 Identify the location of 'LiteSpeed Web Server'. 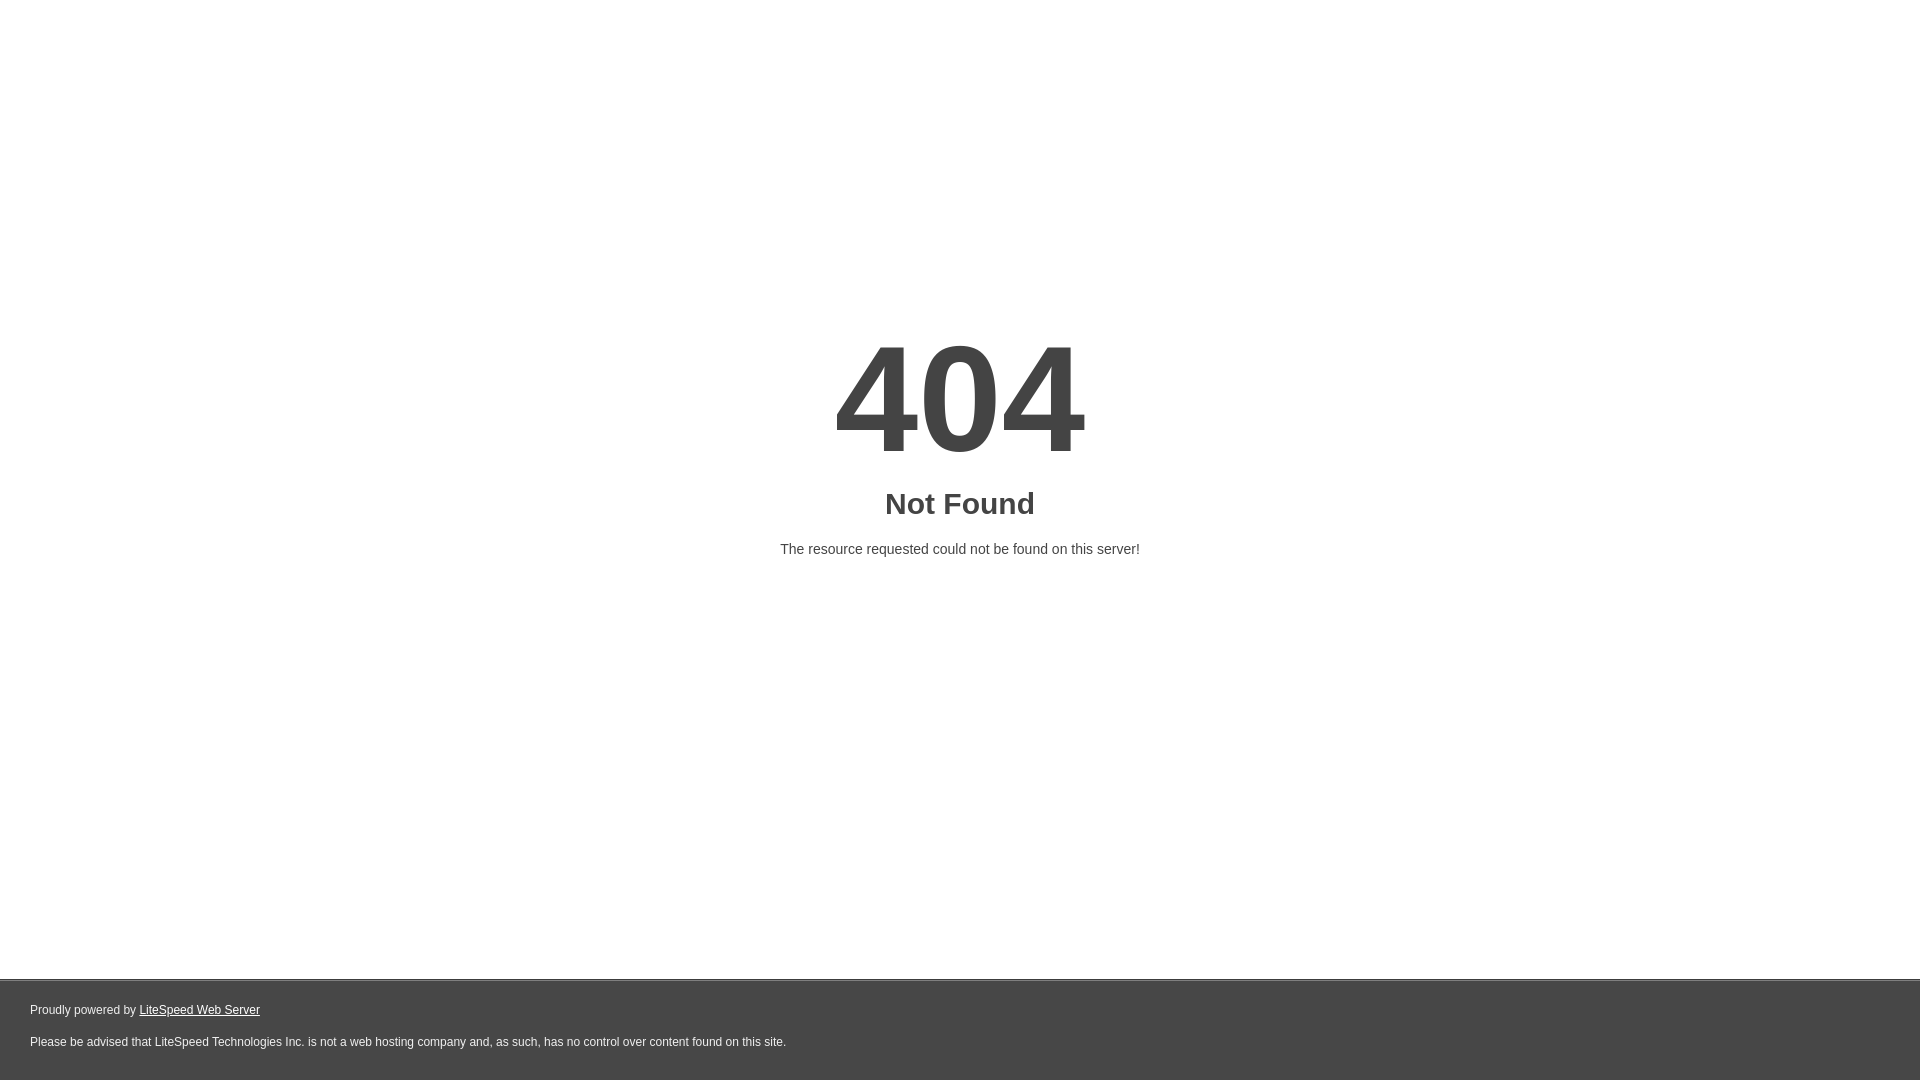
(199, 1010).